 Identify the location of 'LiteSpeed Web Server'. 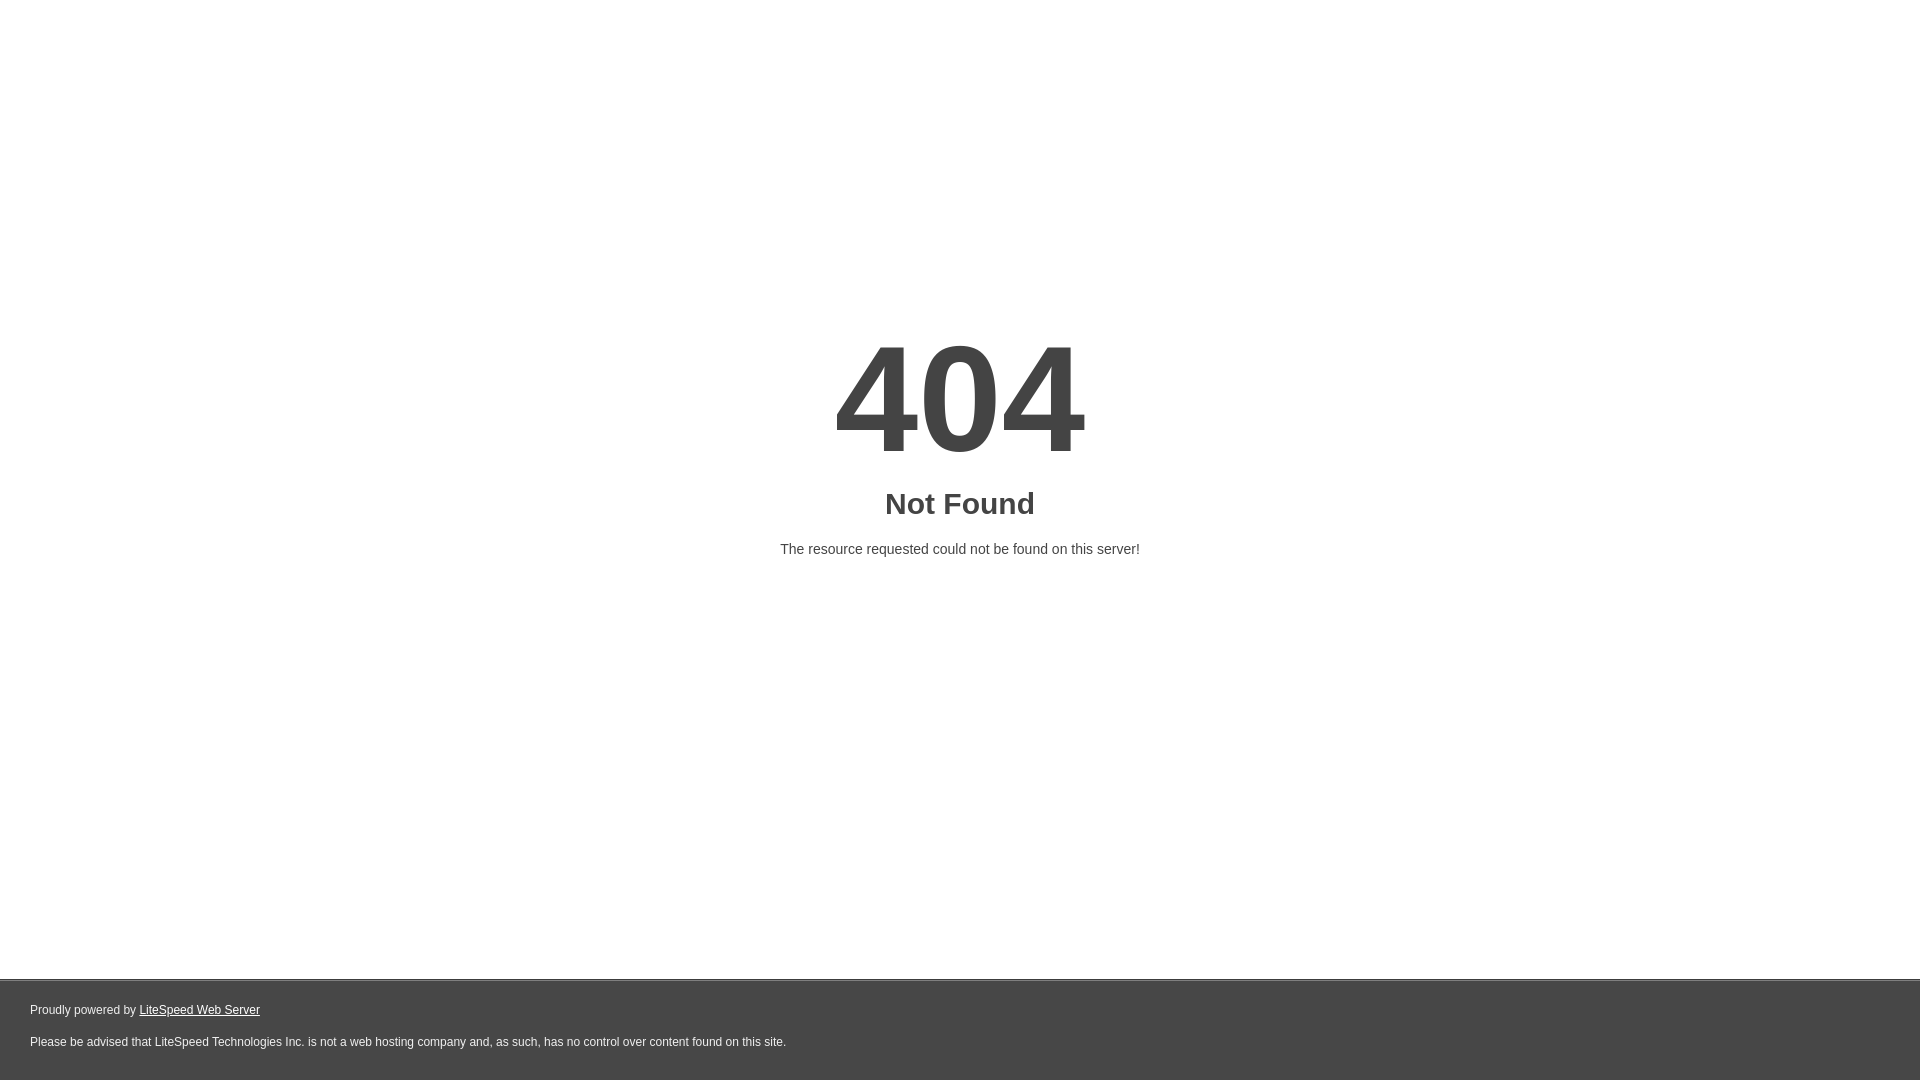
(199, 1010).